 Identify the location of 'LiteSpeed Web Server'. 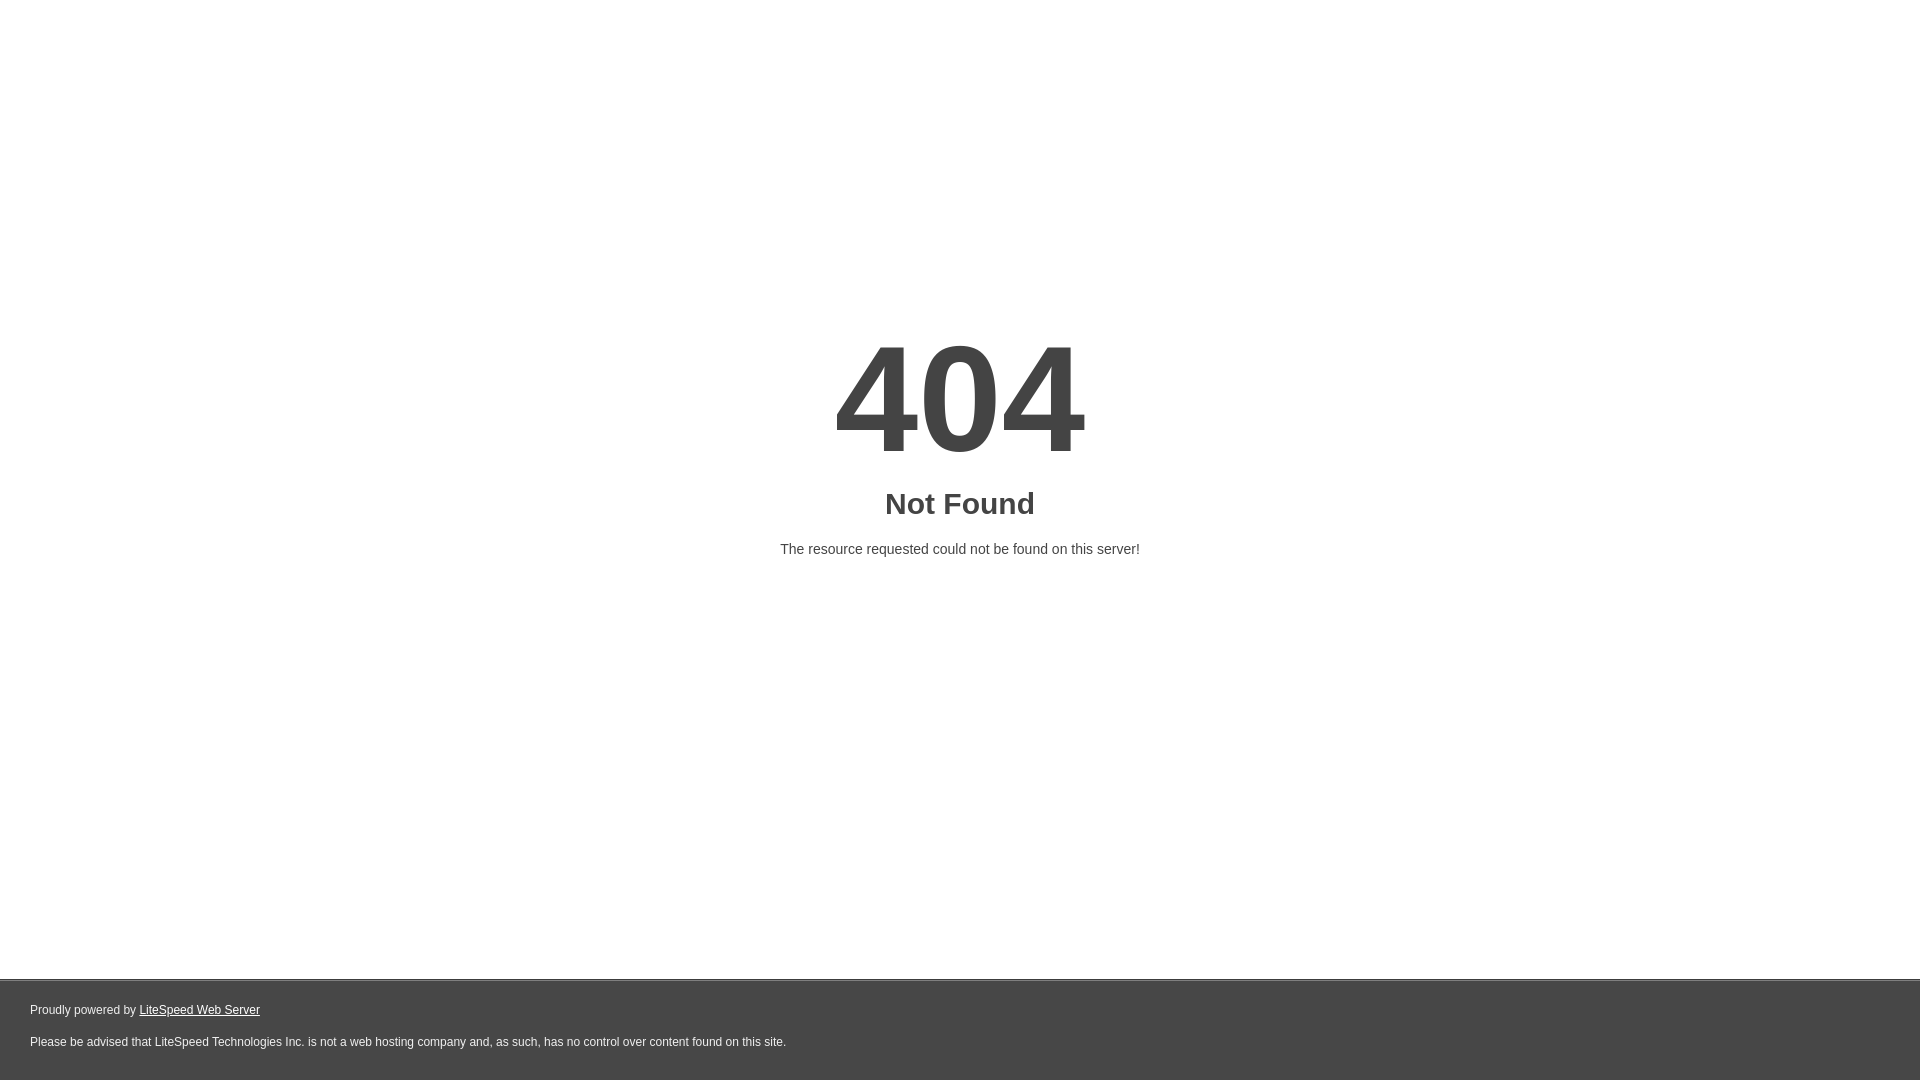
(199, 1010).